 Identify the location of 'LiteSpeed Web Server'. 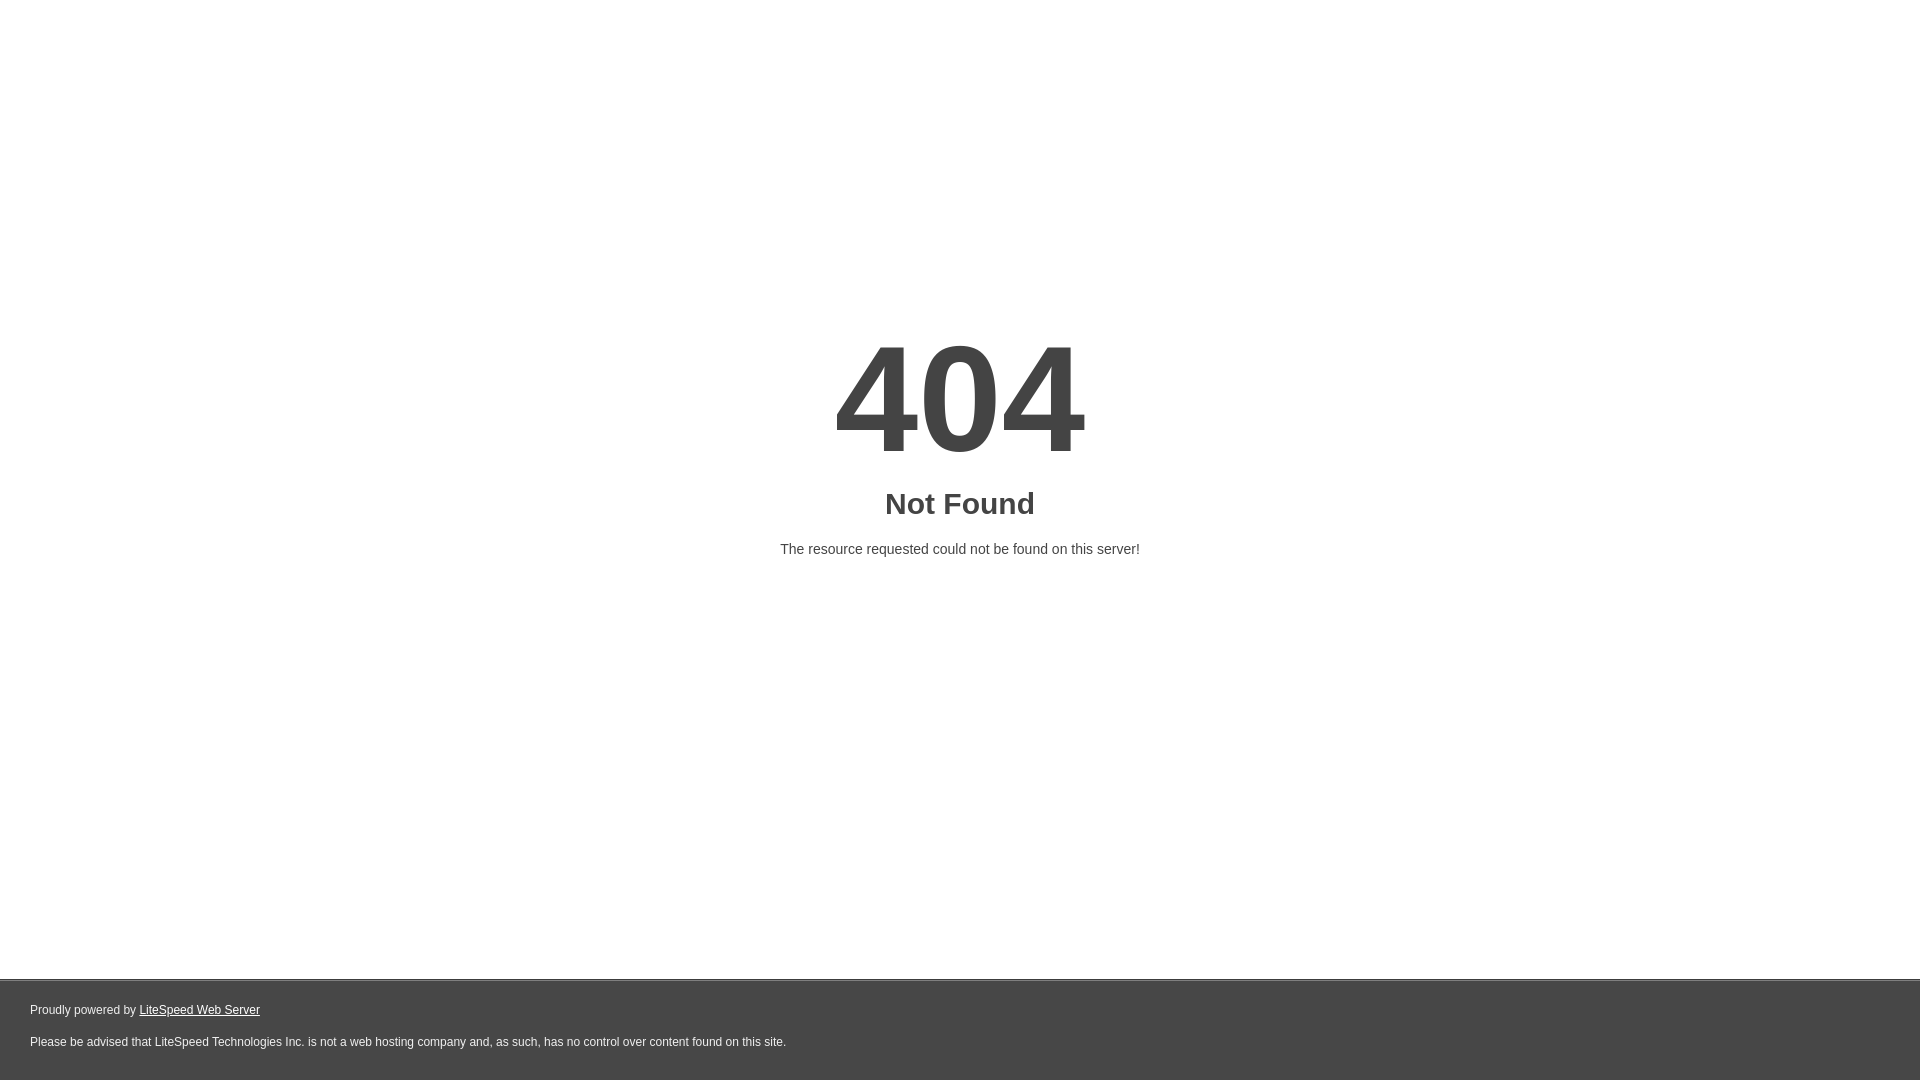
(199, 1010).